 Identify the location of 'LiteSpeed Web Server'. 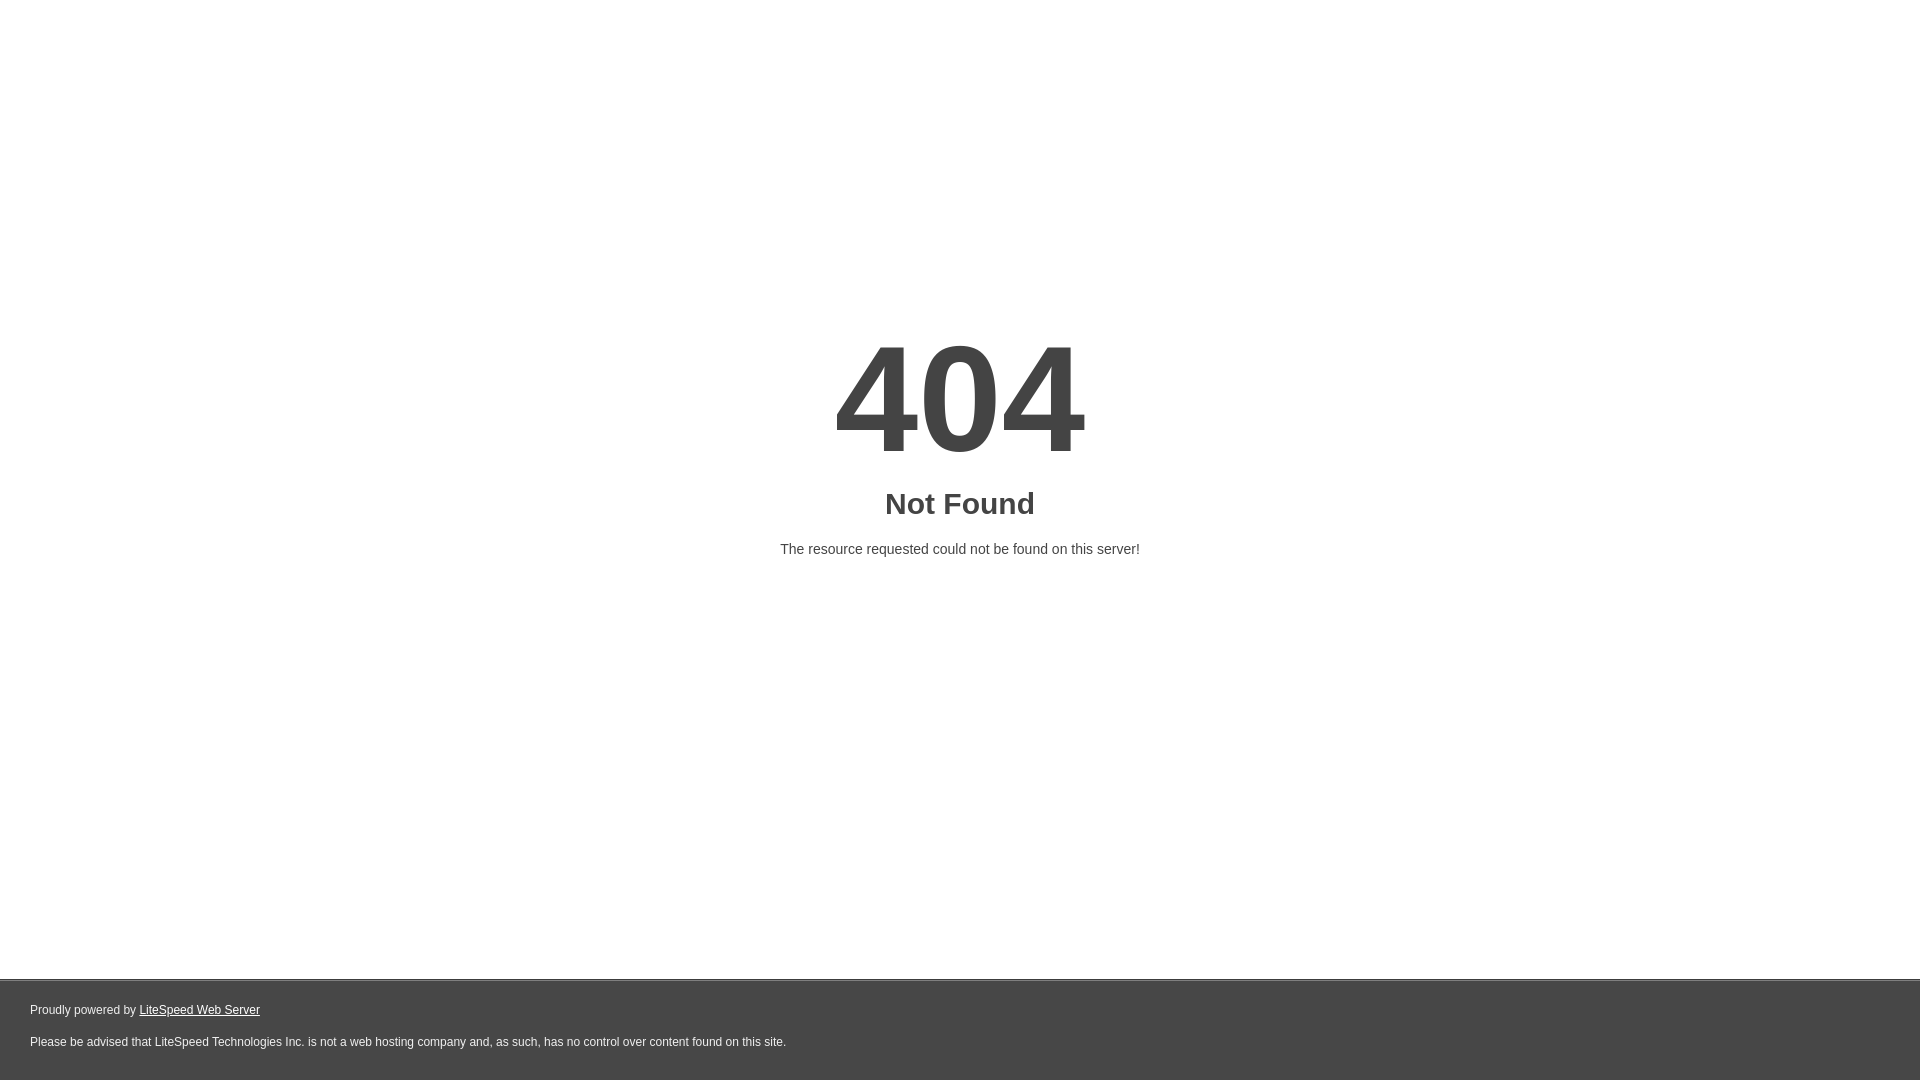
(199, 1010).